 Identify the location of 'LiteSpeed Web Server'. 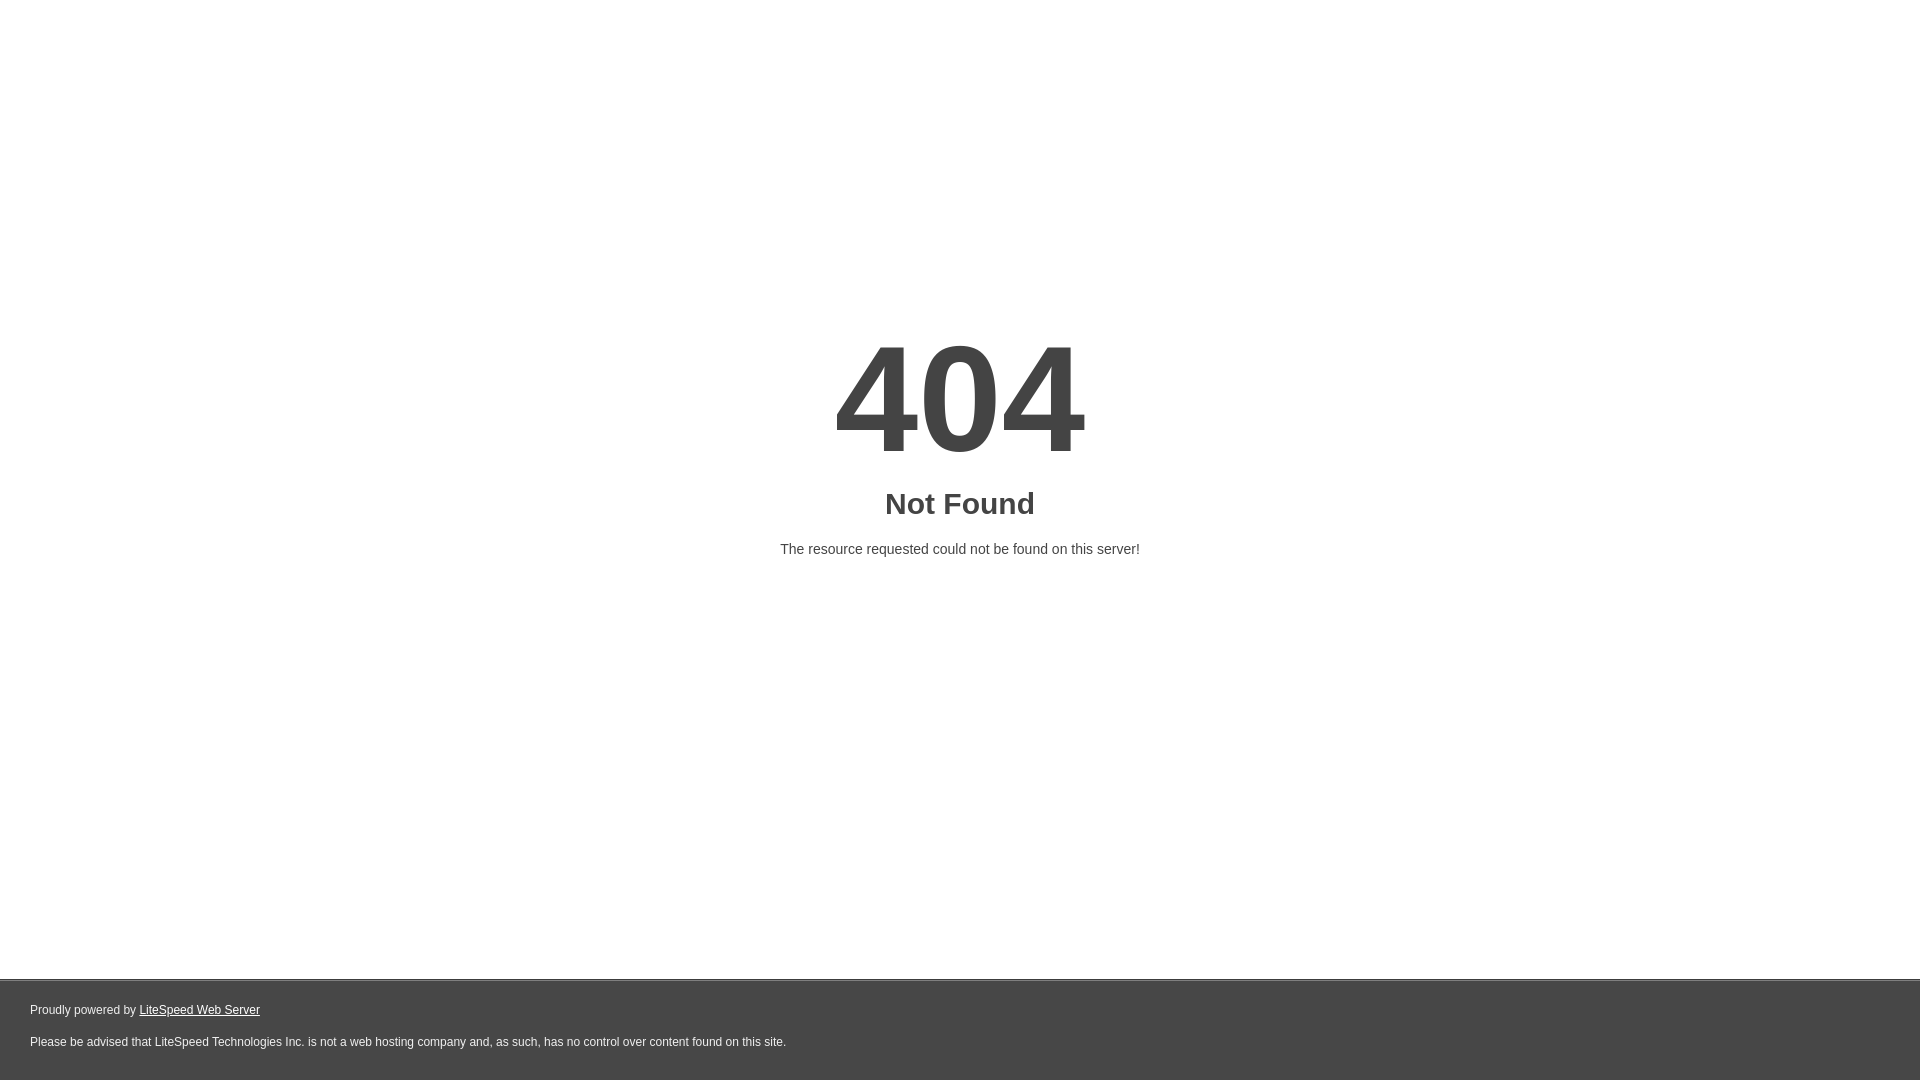
(199, 1010).